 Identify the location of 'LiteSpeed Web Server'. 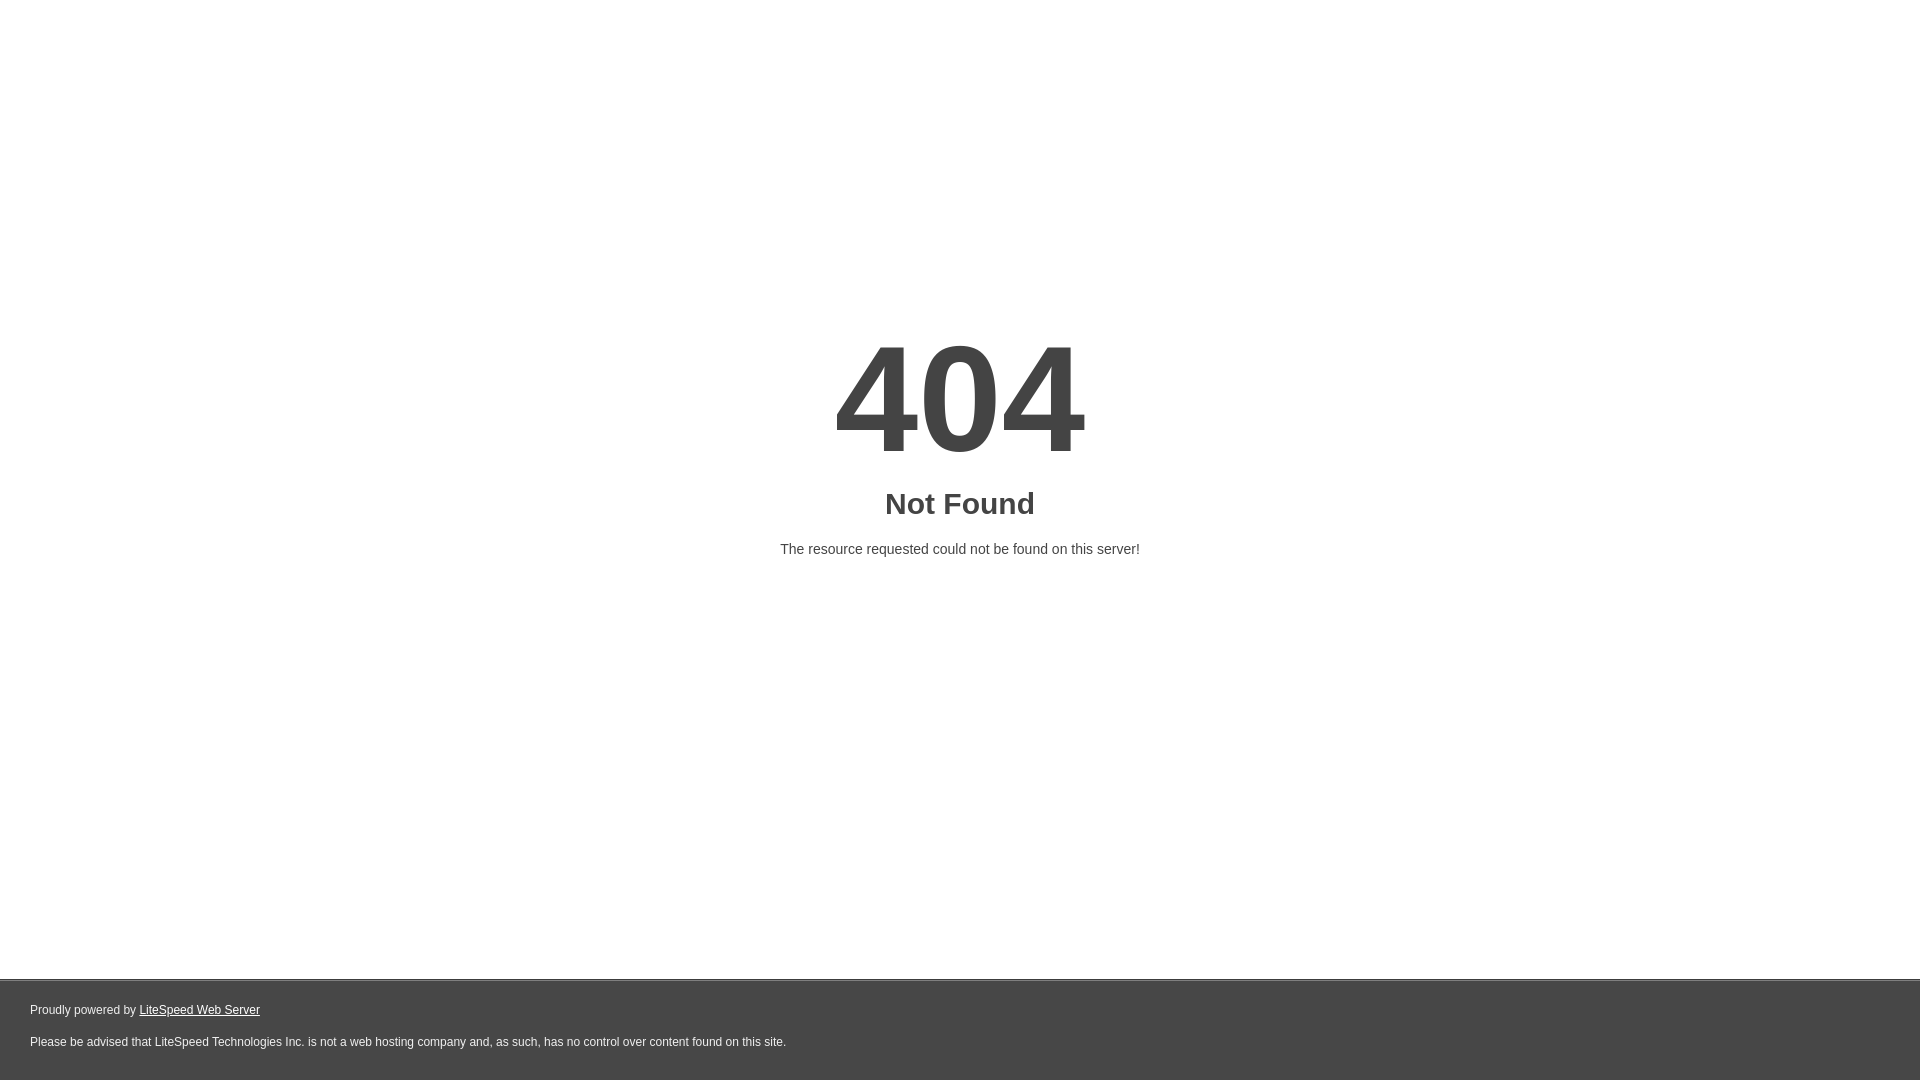
(199, 1010).